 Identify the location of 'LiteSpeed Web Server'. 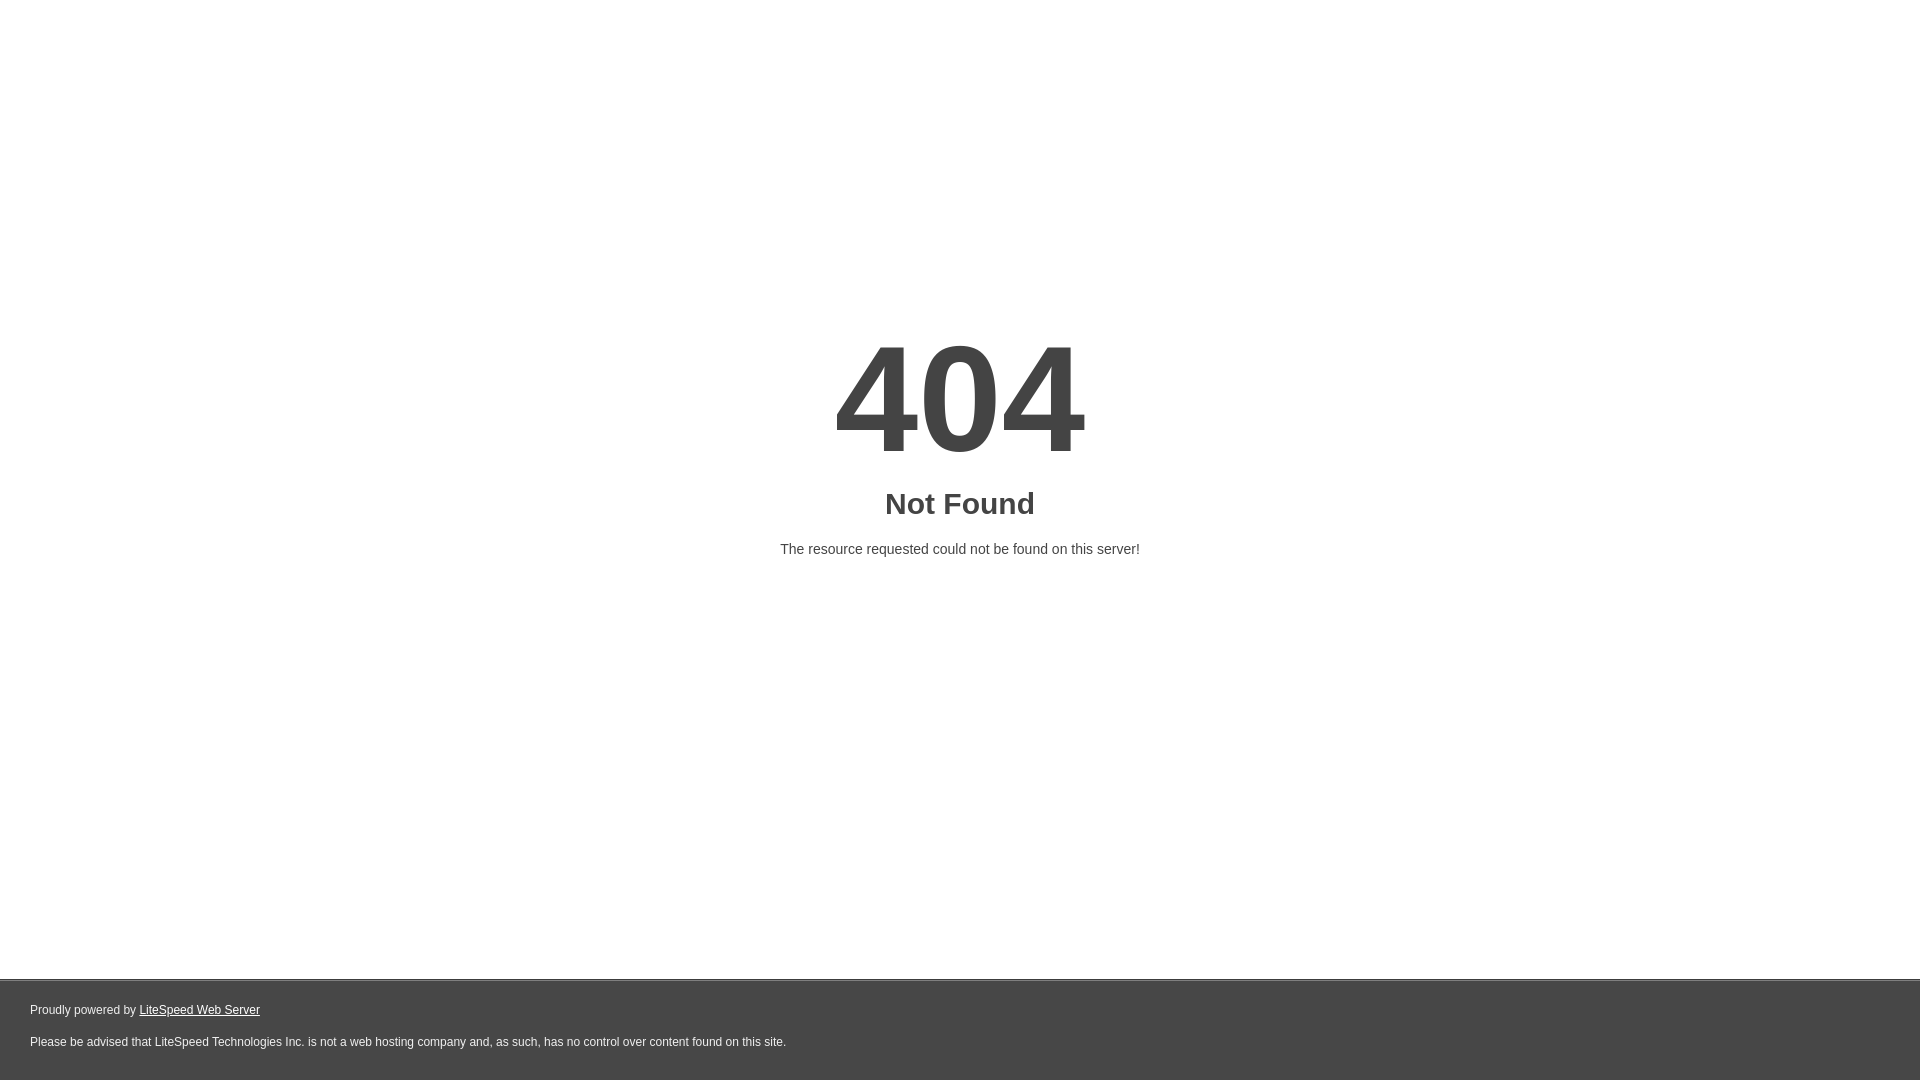
(199, 1010).